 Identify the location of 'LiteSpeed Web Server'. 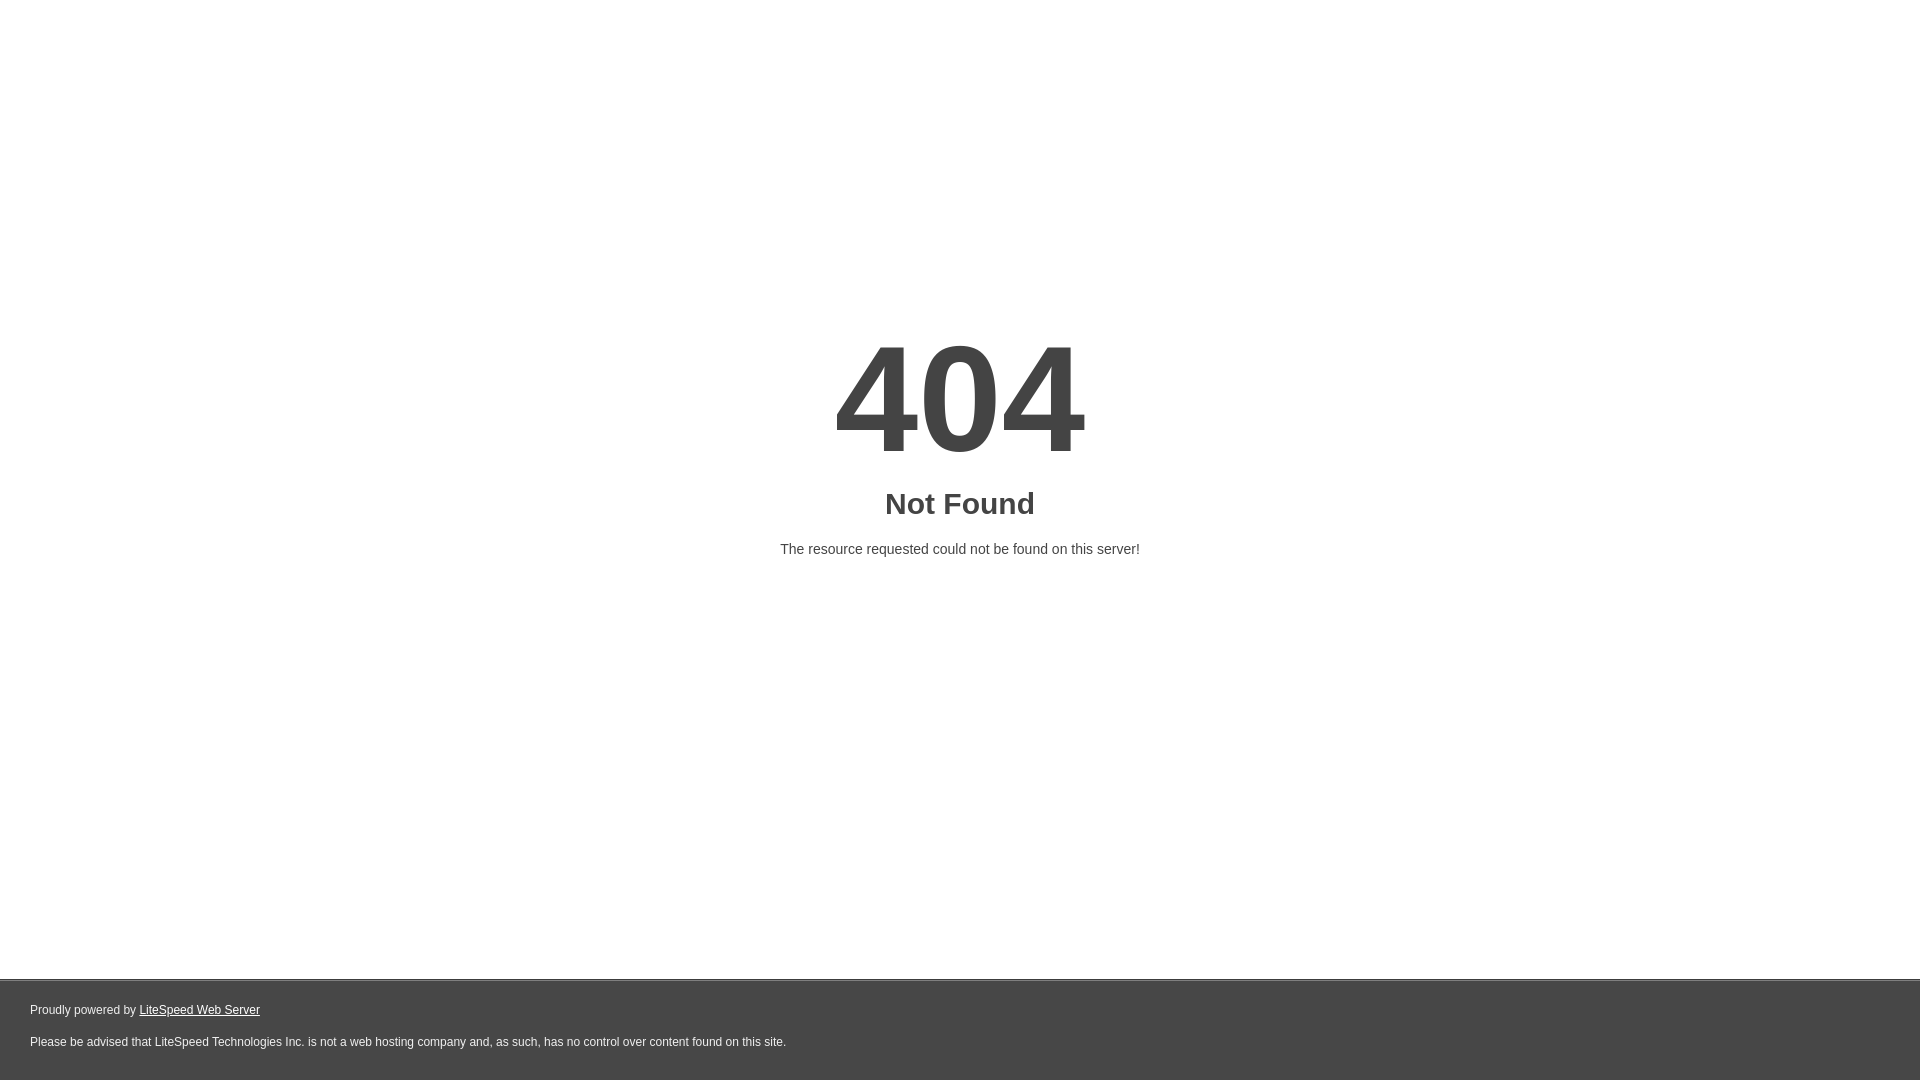
(199, 1010).